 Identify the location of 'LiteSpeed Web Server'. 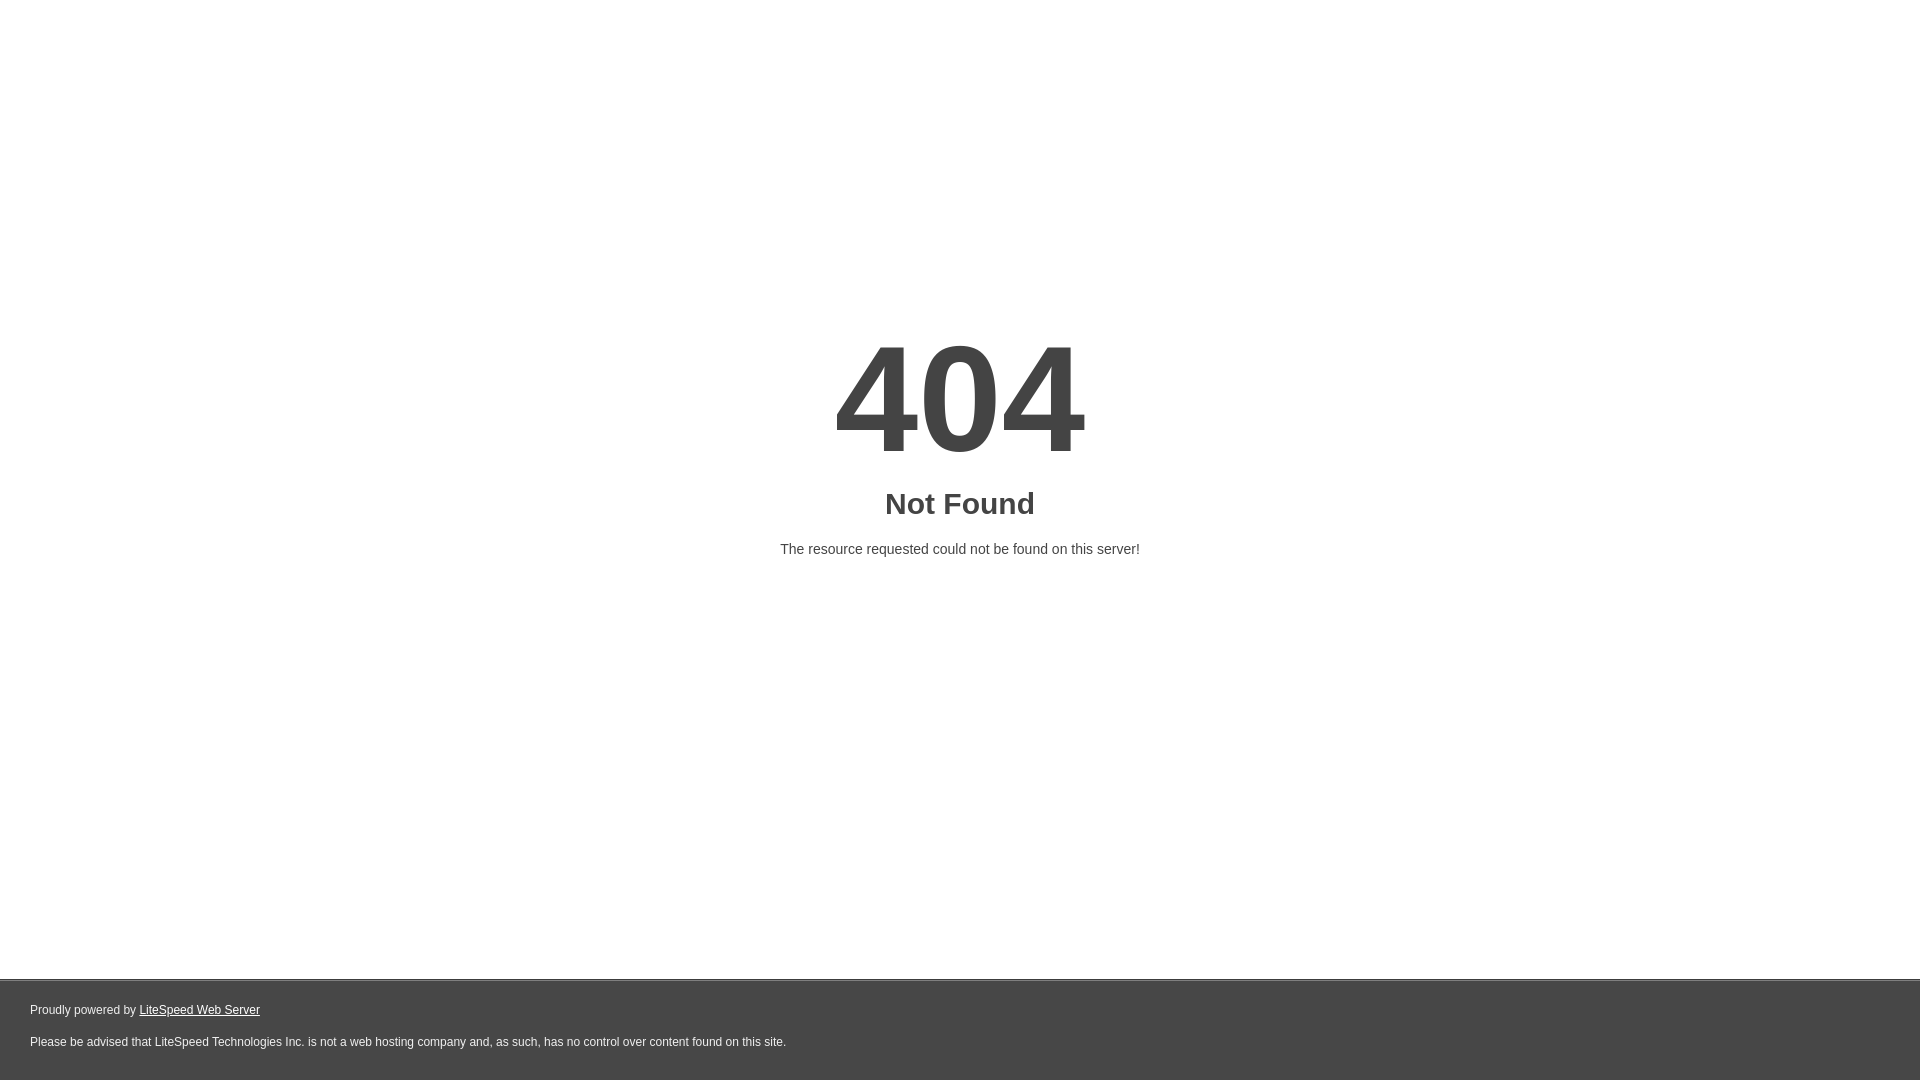
(199, 1010).